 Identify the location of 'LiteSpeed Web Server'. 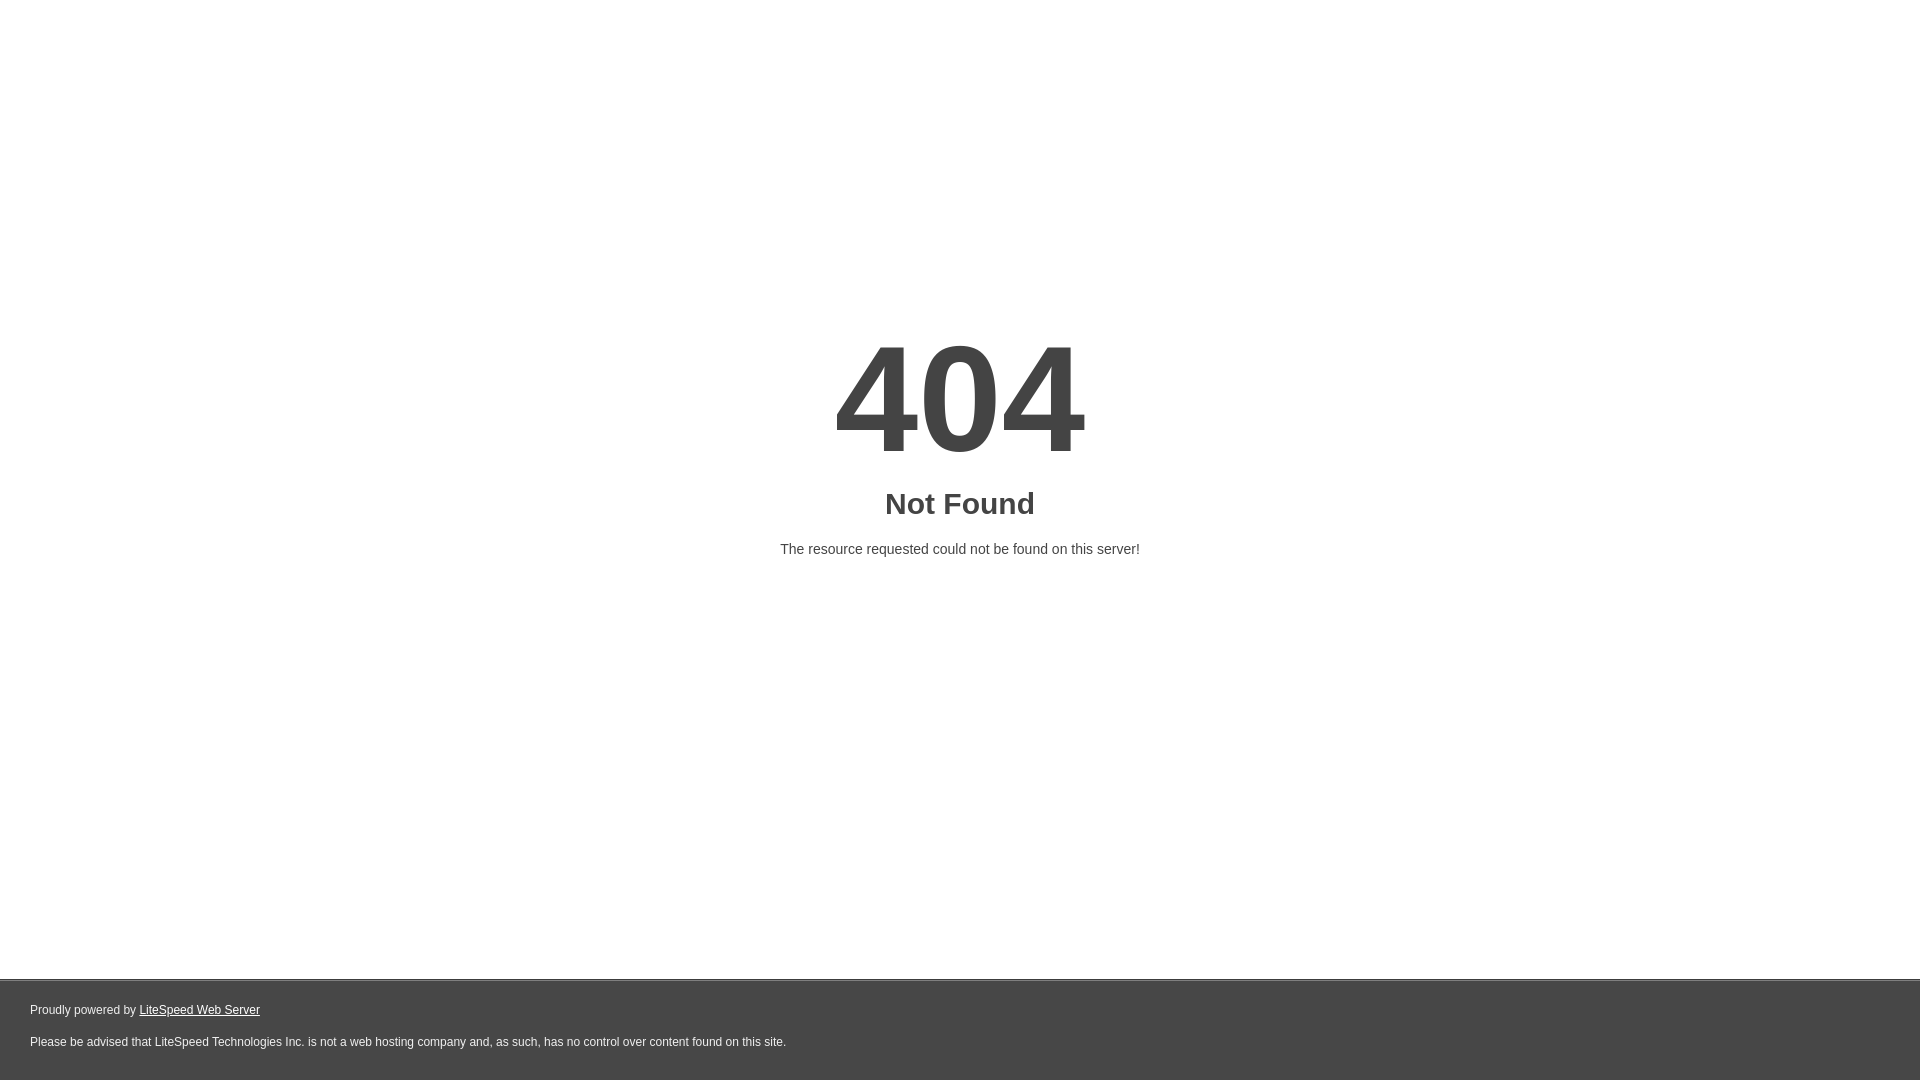
(199, 1010).